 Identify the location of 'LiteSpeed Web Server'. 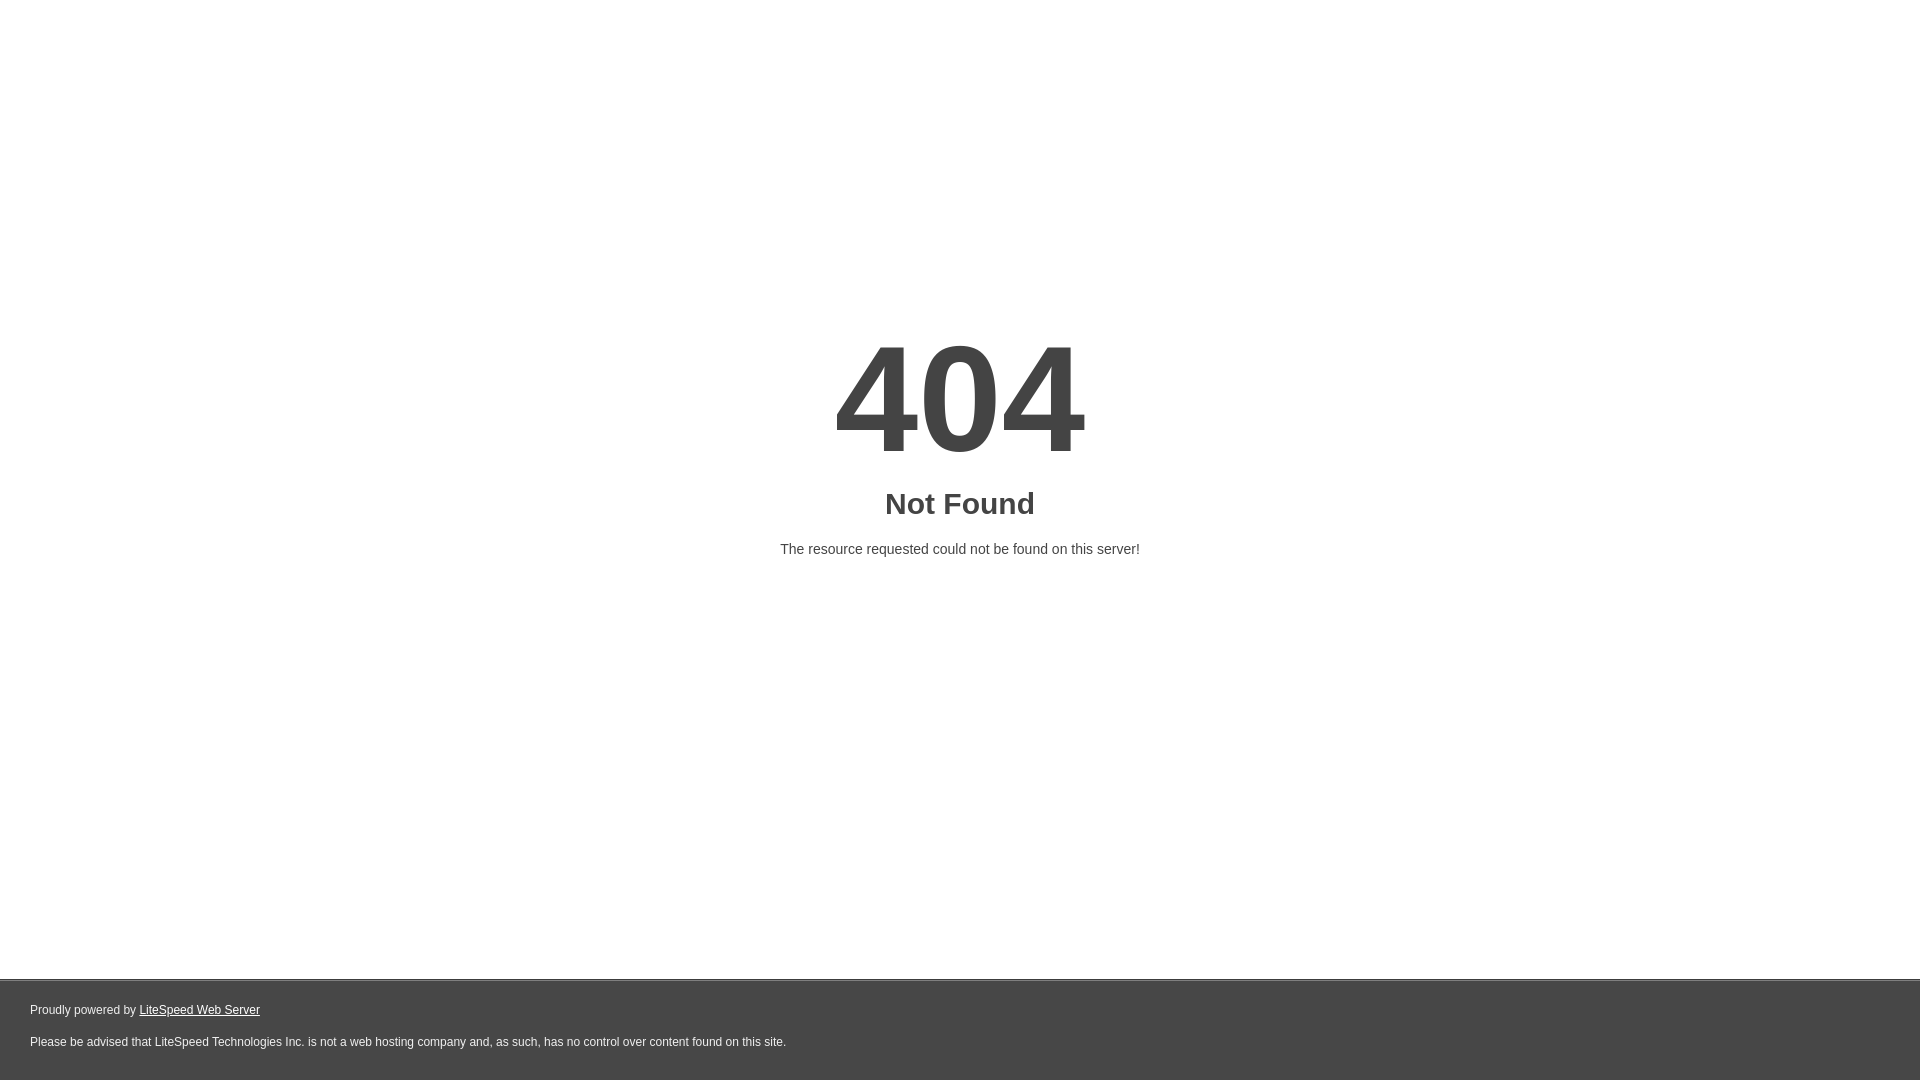
(199, 1010).